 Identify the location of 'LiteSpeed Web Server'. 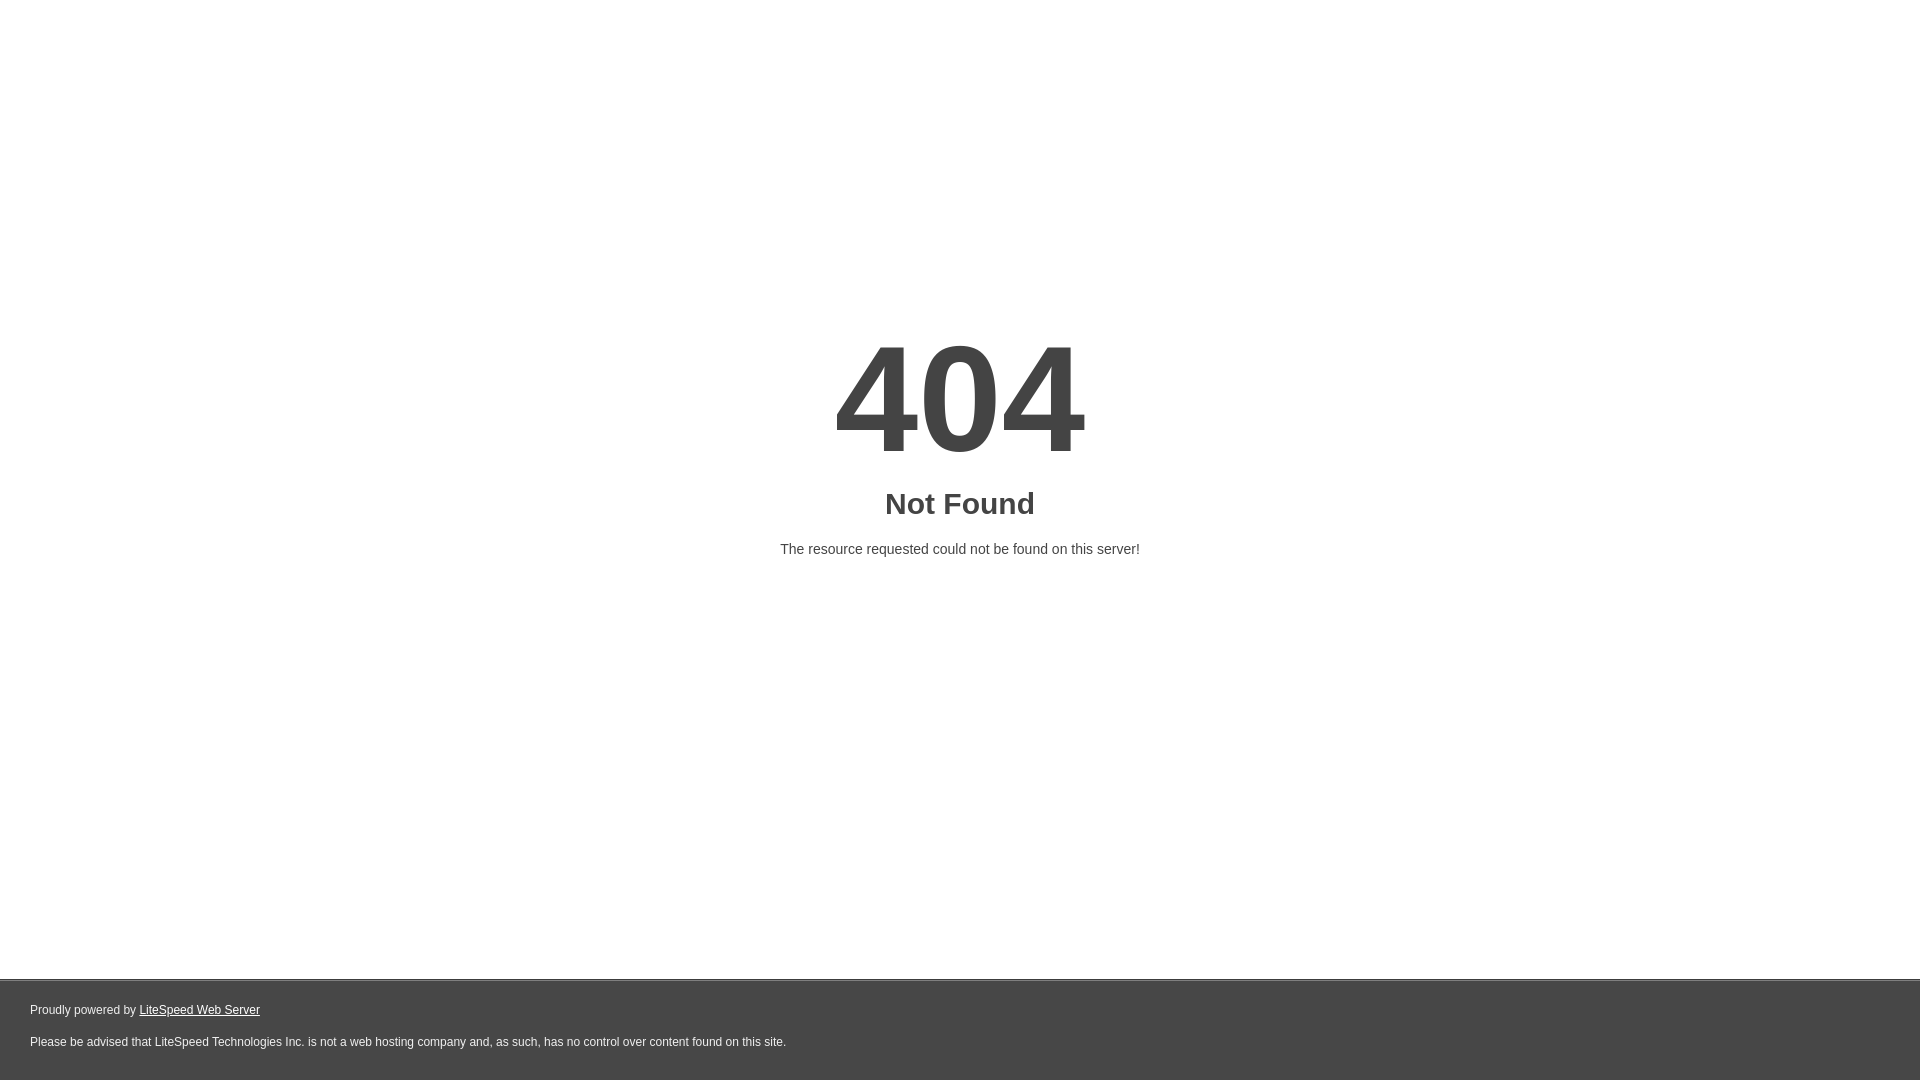
(199, 1010).